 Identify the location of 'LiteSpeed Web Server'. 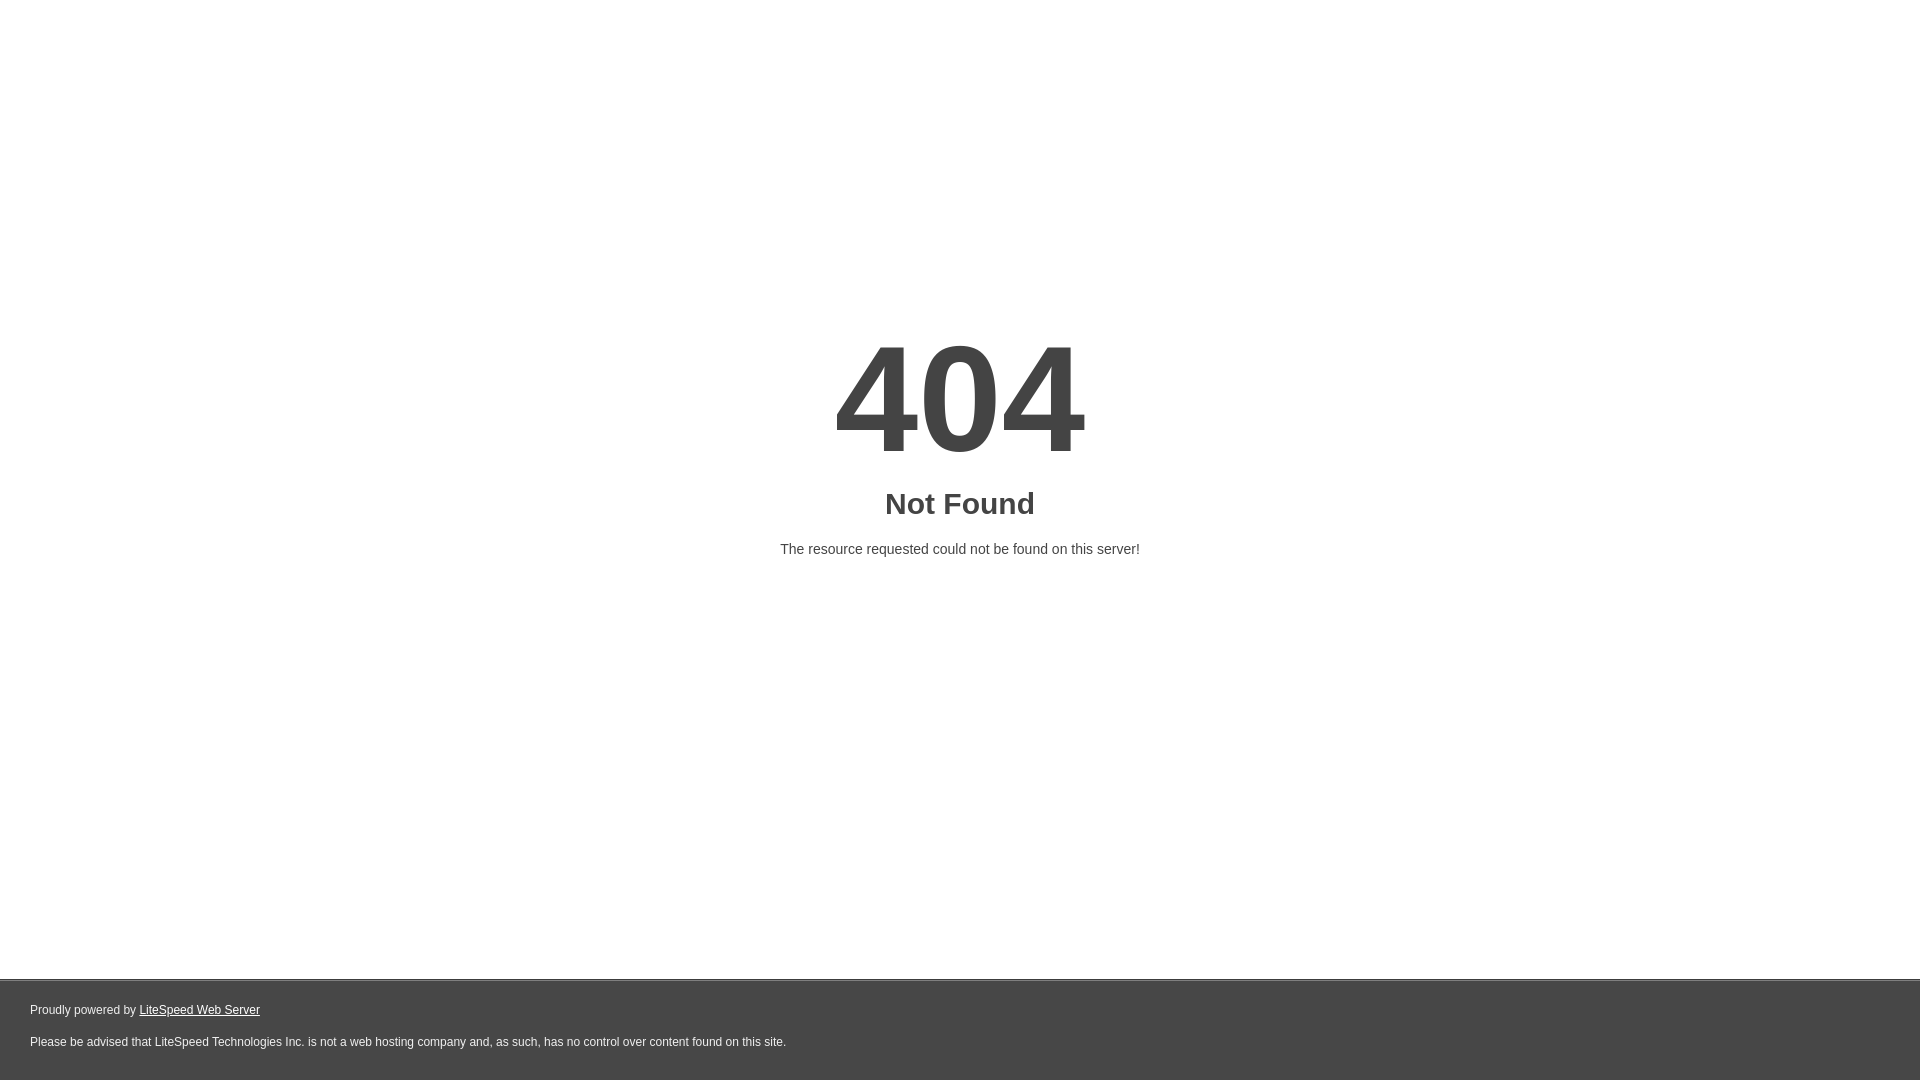
(199, 1010).